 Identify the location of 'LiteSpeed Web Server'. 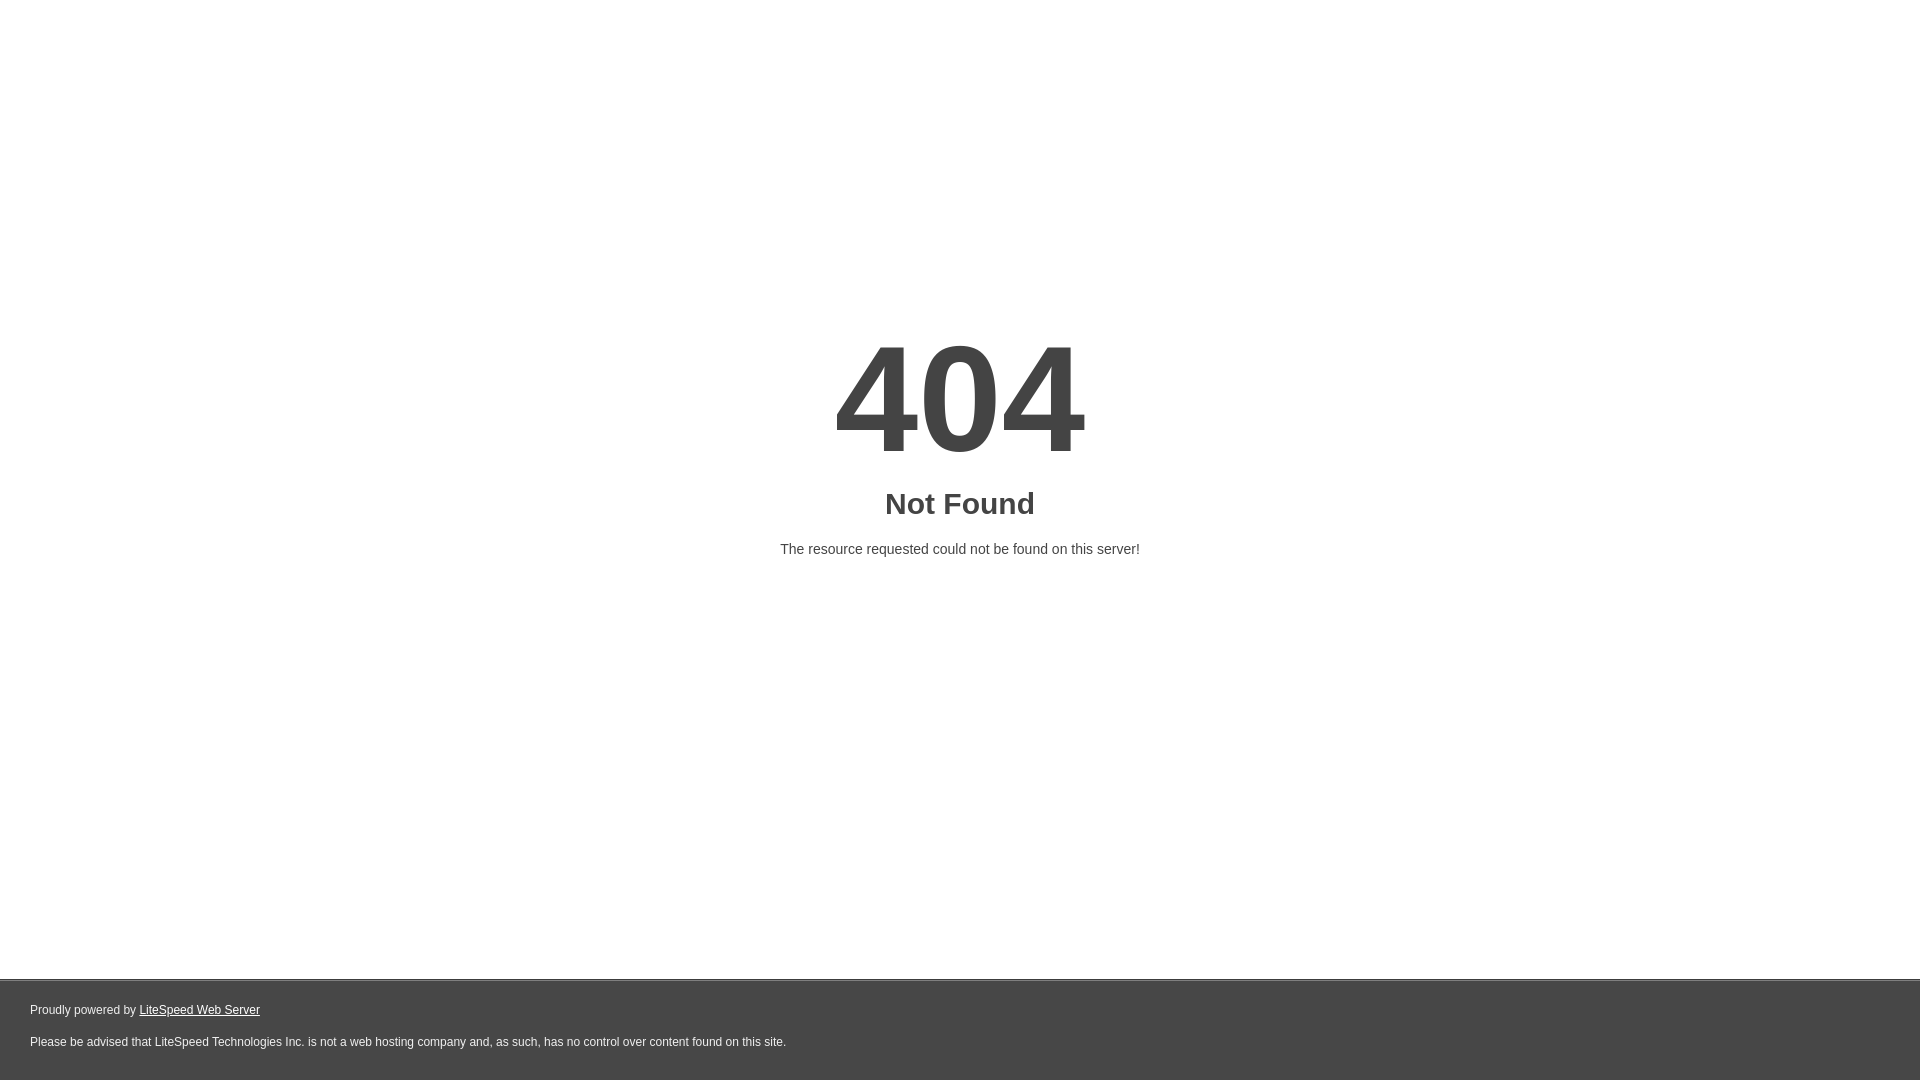
(199, 1010).